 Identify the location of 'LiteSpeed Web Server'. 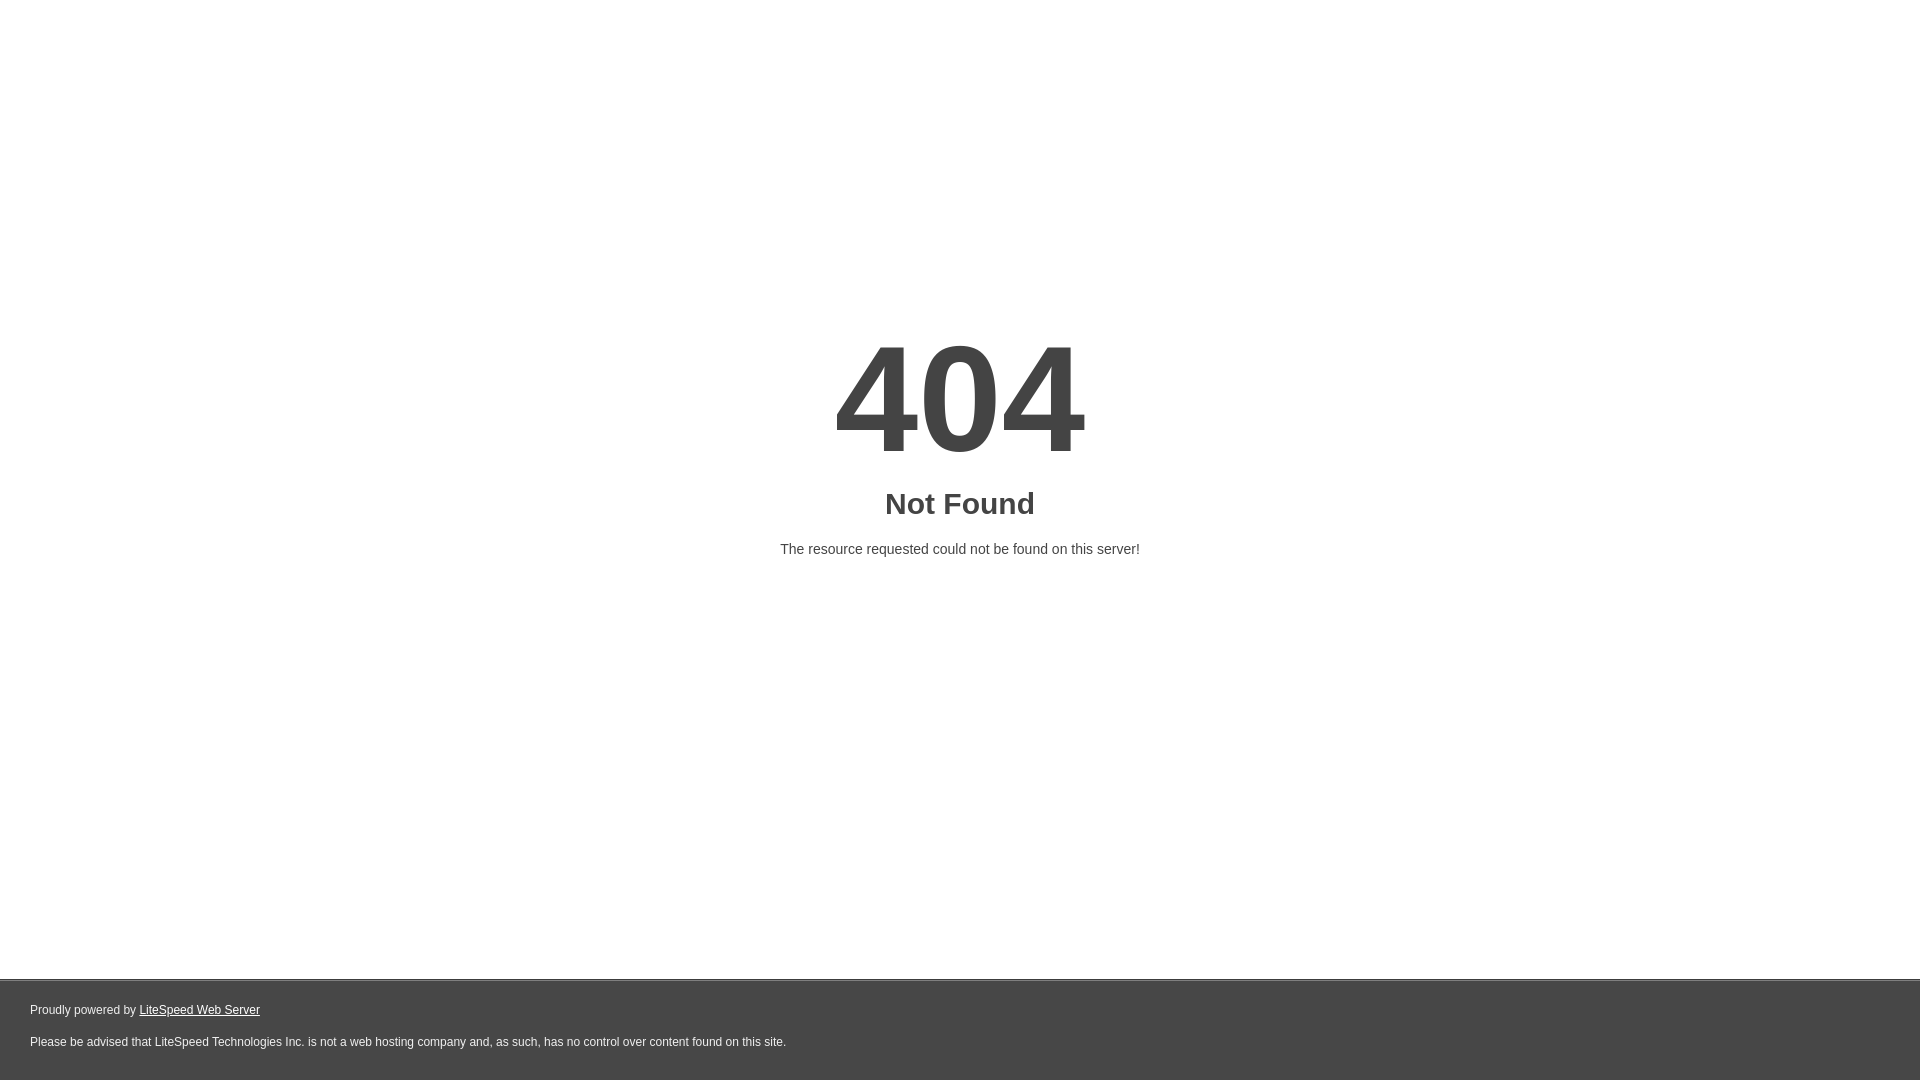
(199, 1010).